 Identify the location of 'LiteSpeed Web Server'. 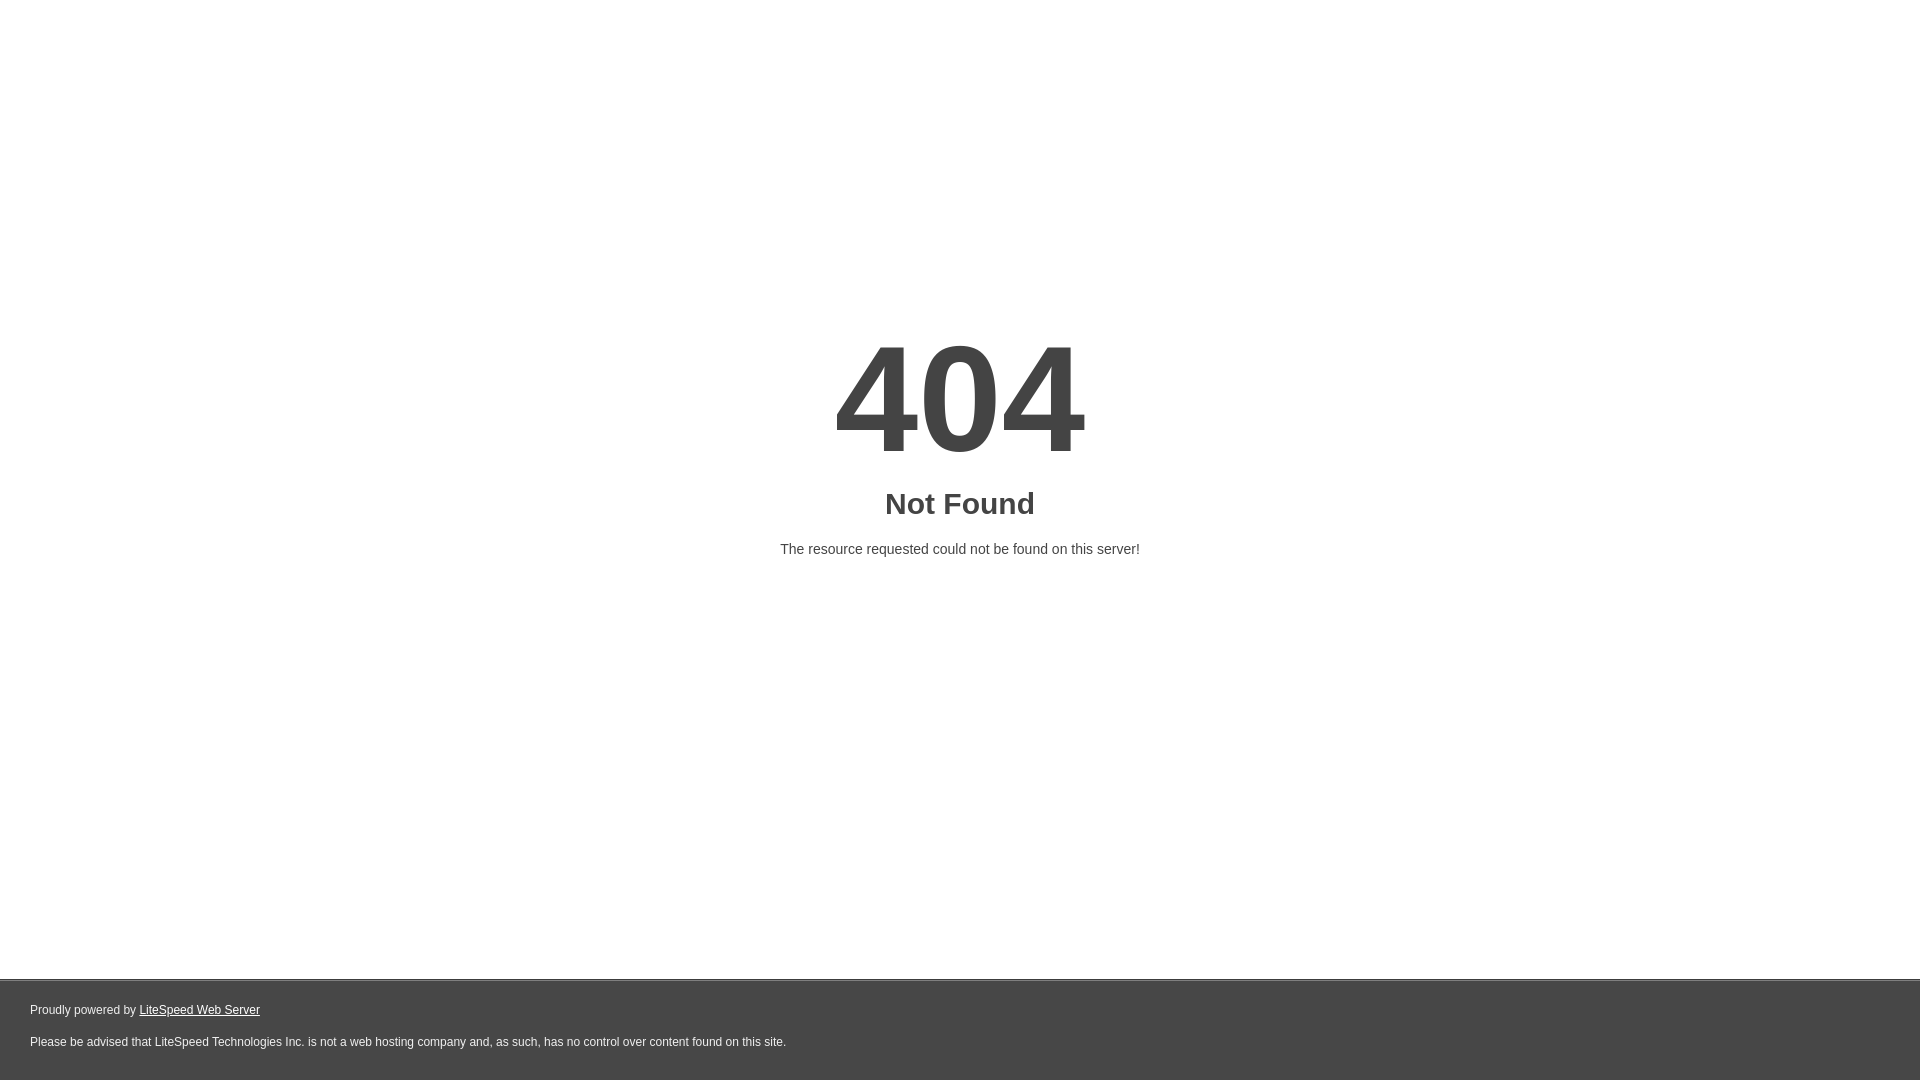
(199, 1010).